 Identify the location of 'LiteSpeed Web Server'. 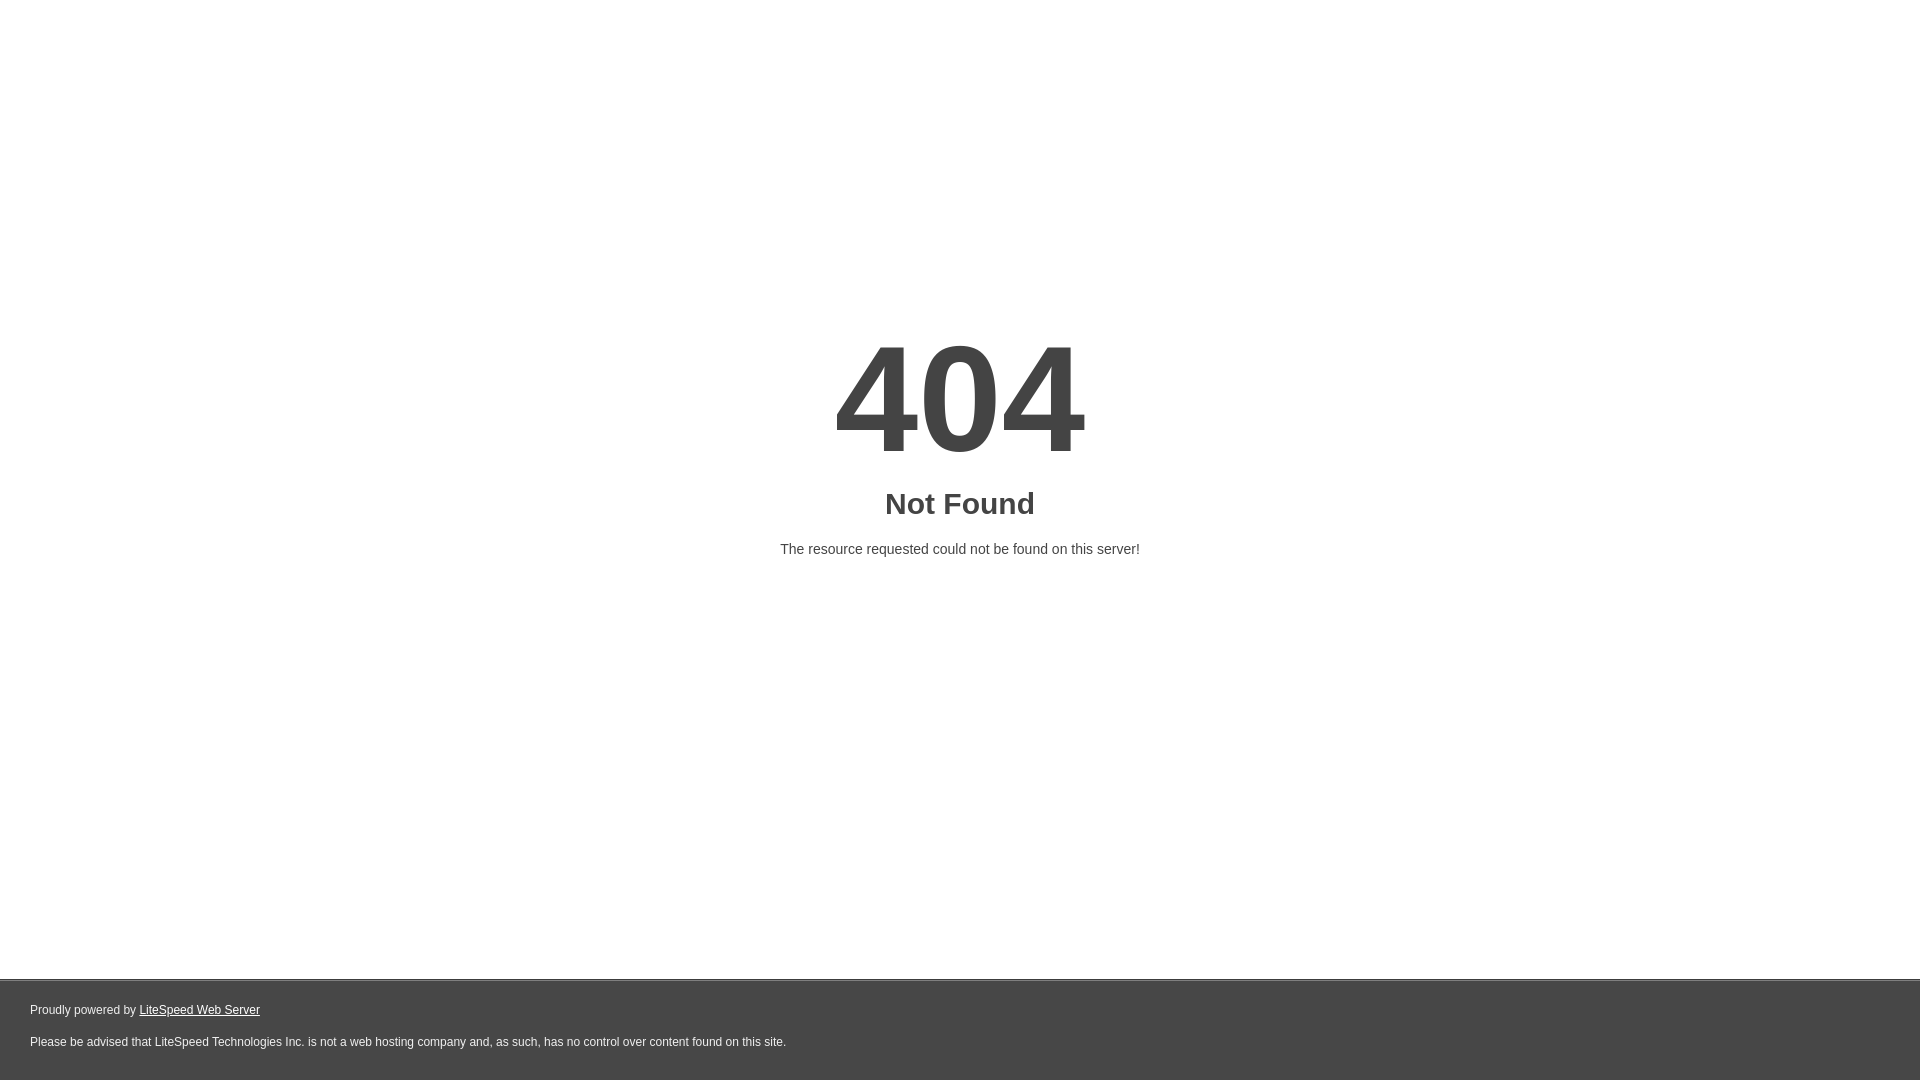
(199, 1010).